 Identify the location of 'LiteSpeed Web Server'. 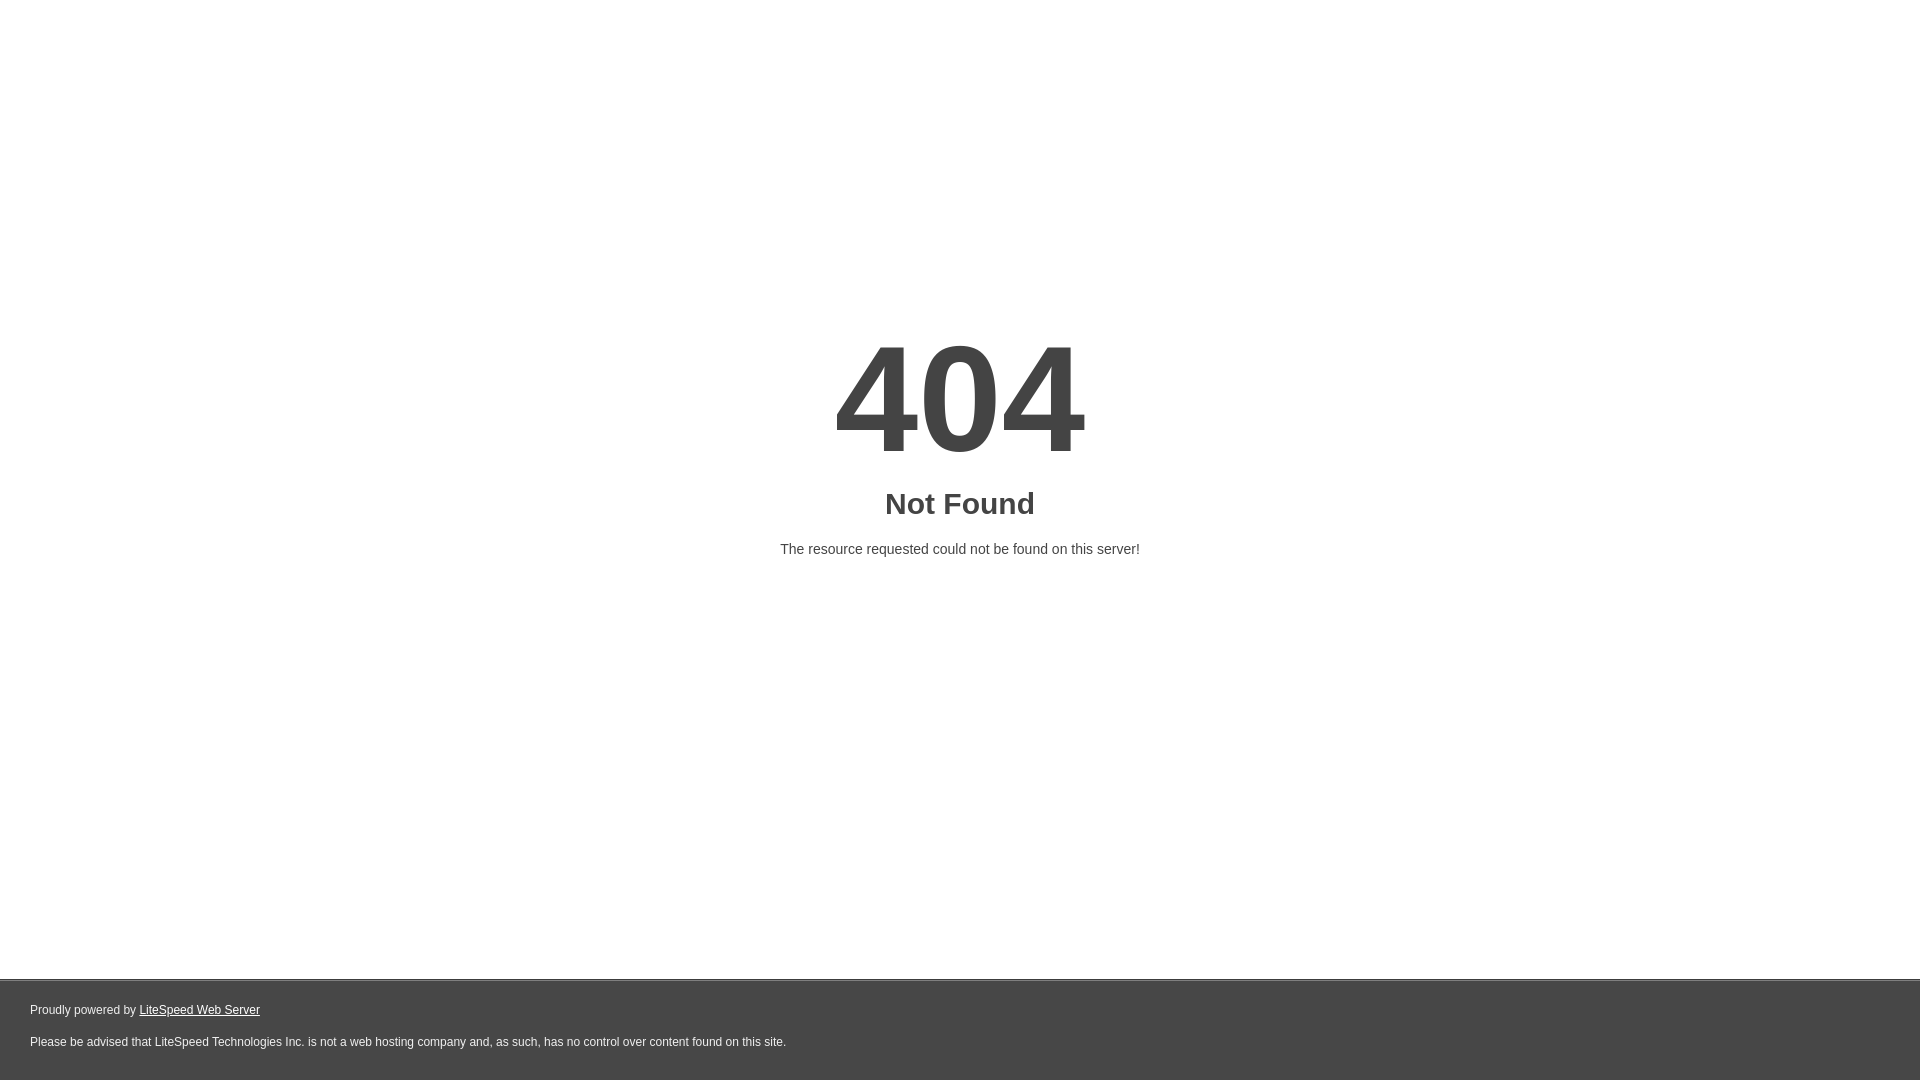
(199, 1010).